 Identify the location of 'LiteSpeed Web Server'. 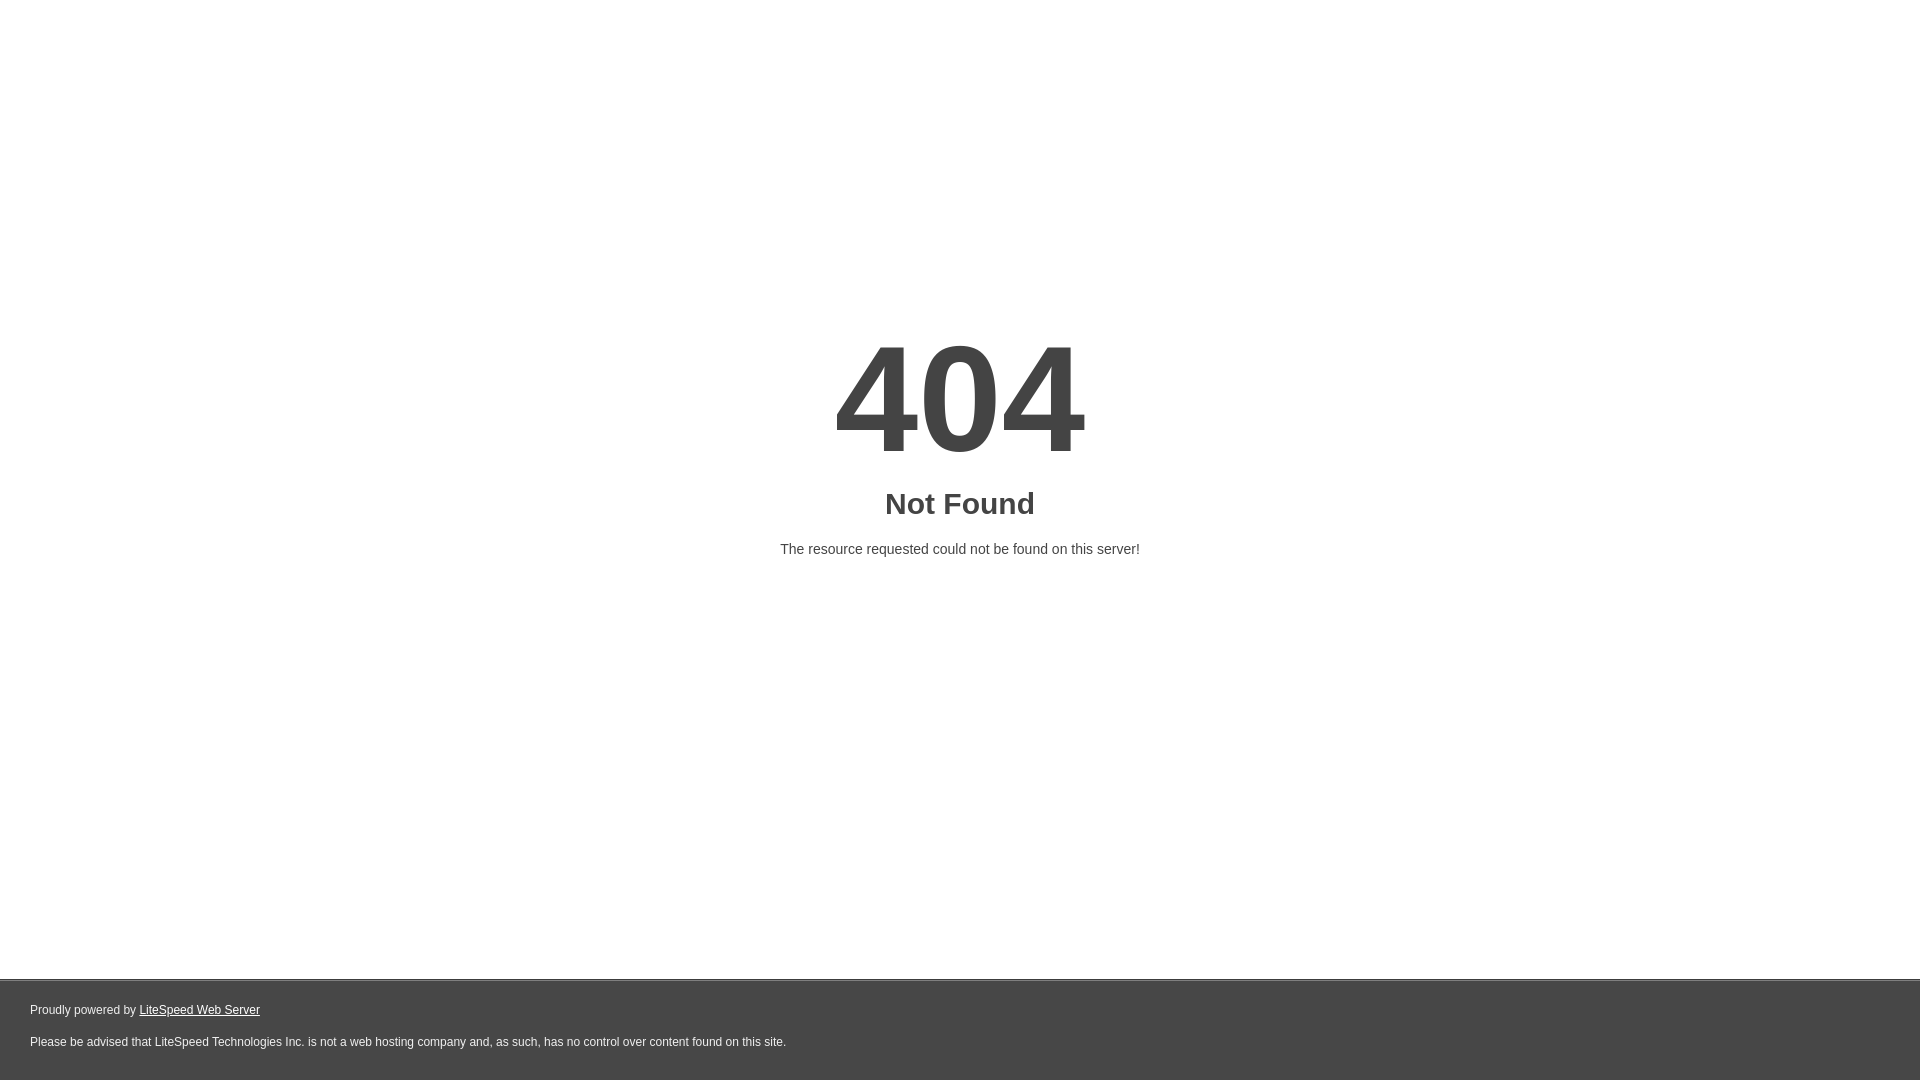
(199, 1010).